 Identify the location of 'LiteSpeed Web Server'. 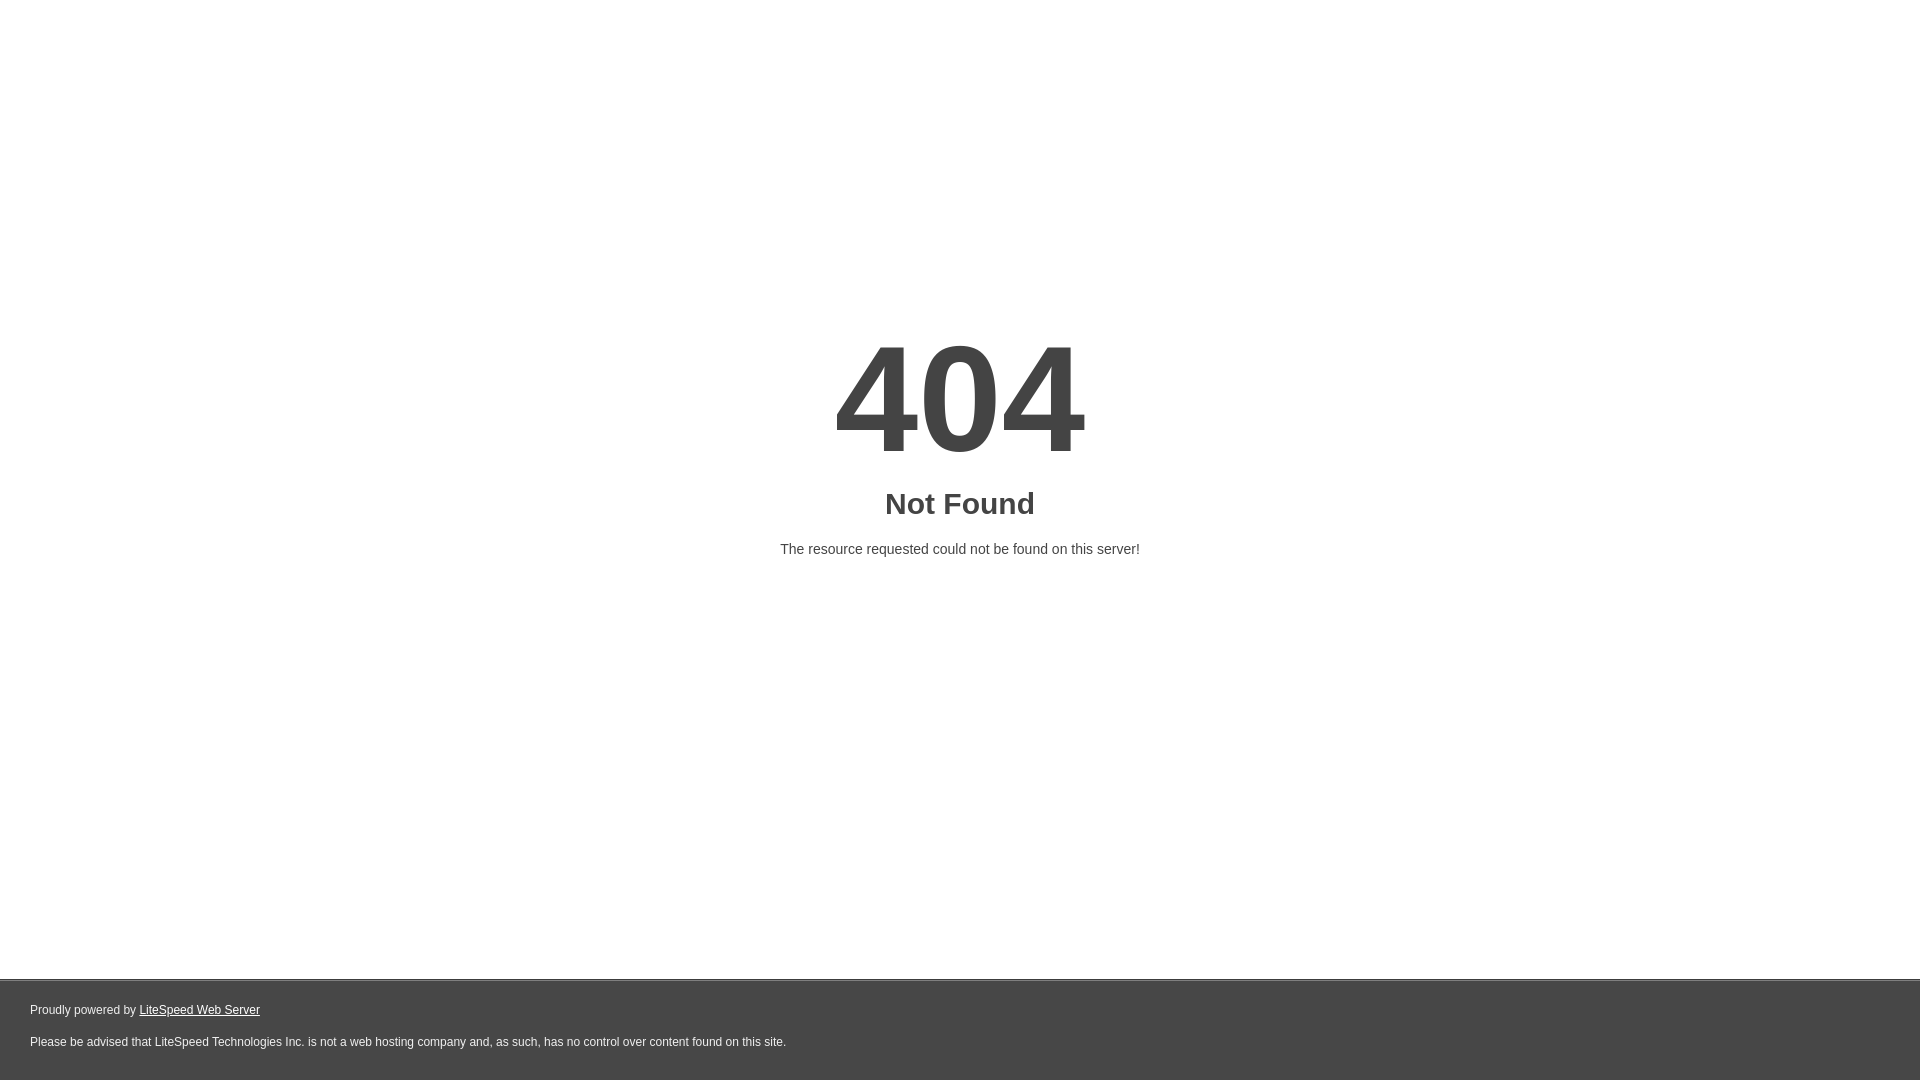
(199, 1010).